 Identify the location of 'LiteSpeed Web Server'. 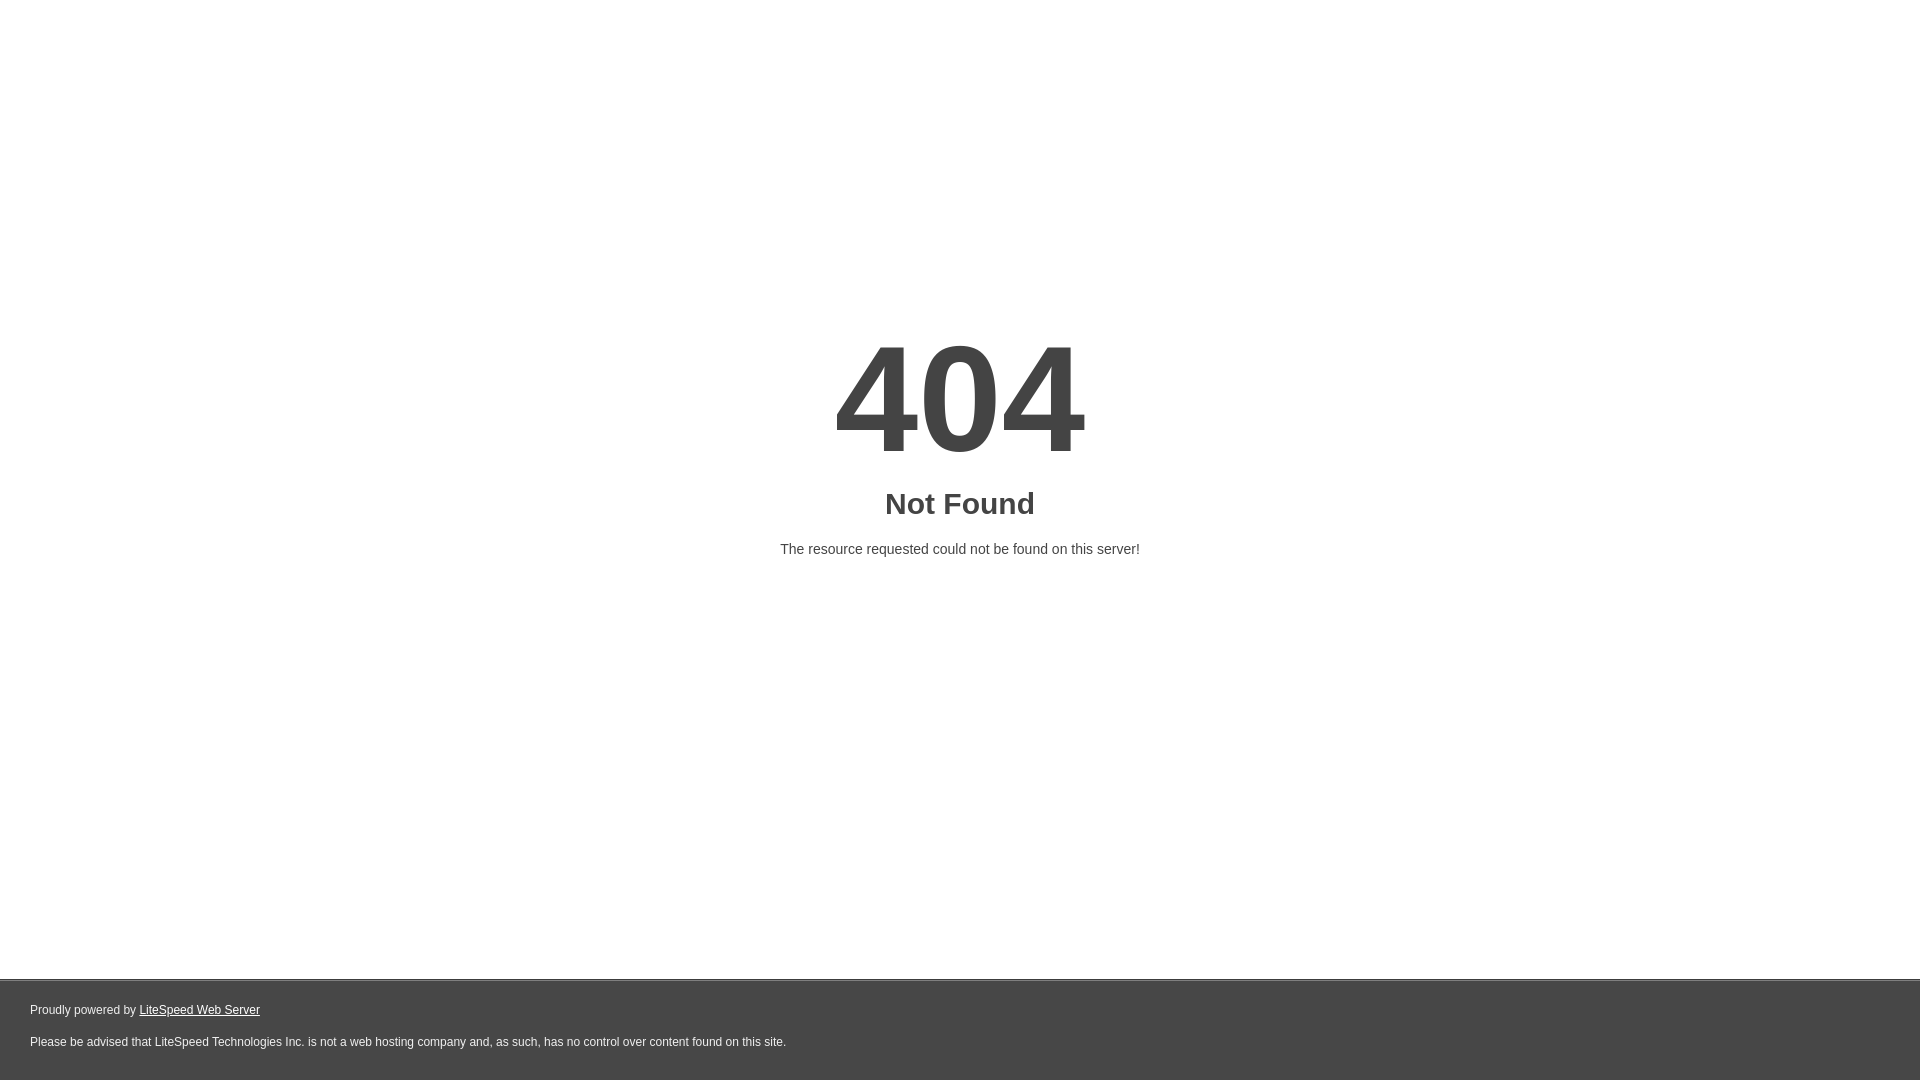
(199, 1010).